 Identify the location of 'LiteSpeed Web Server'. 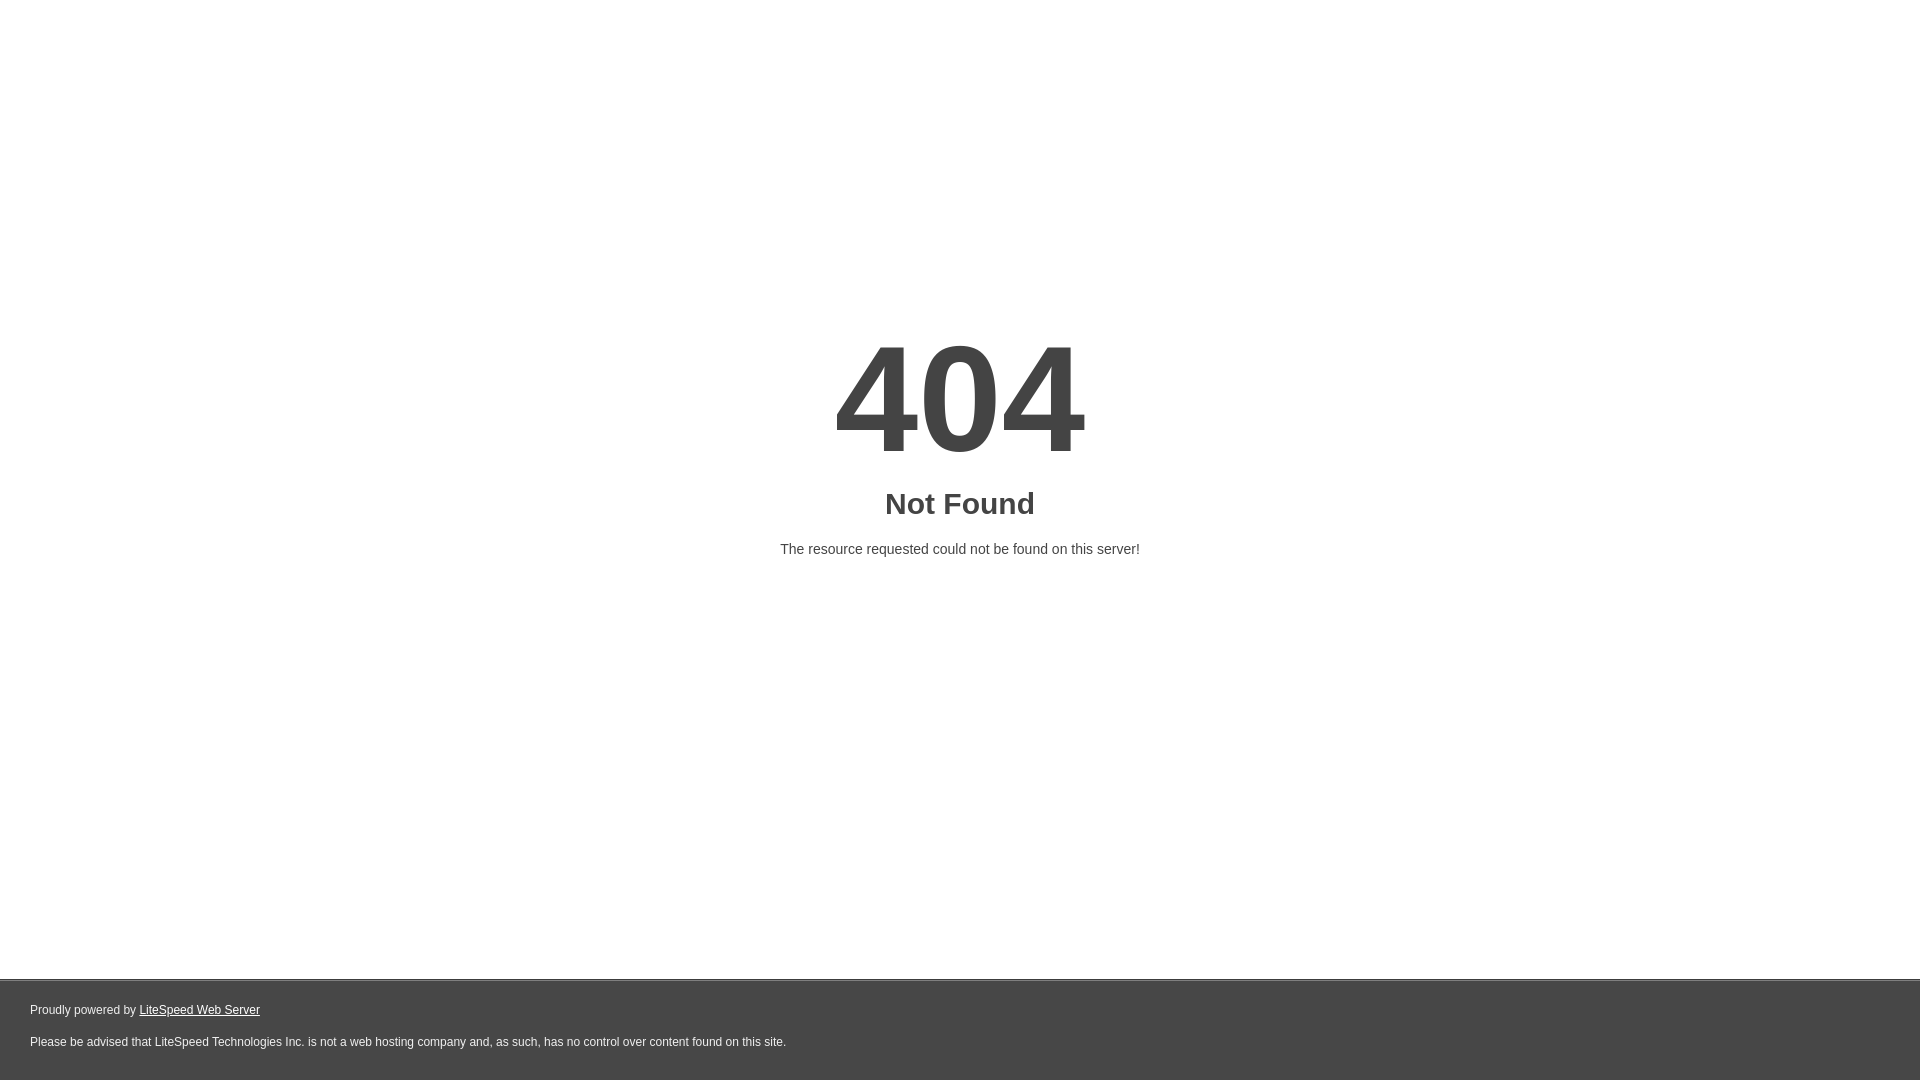
(199, 1010).